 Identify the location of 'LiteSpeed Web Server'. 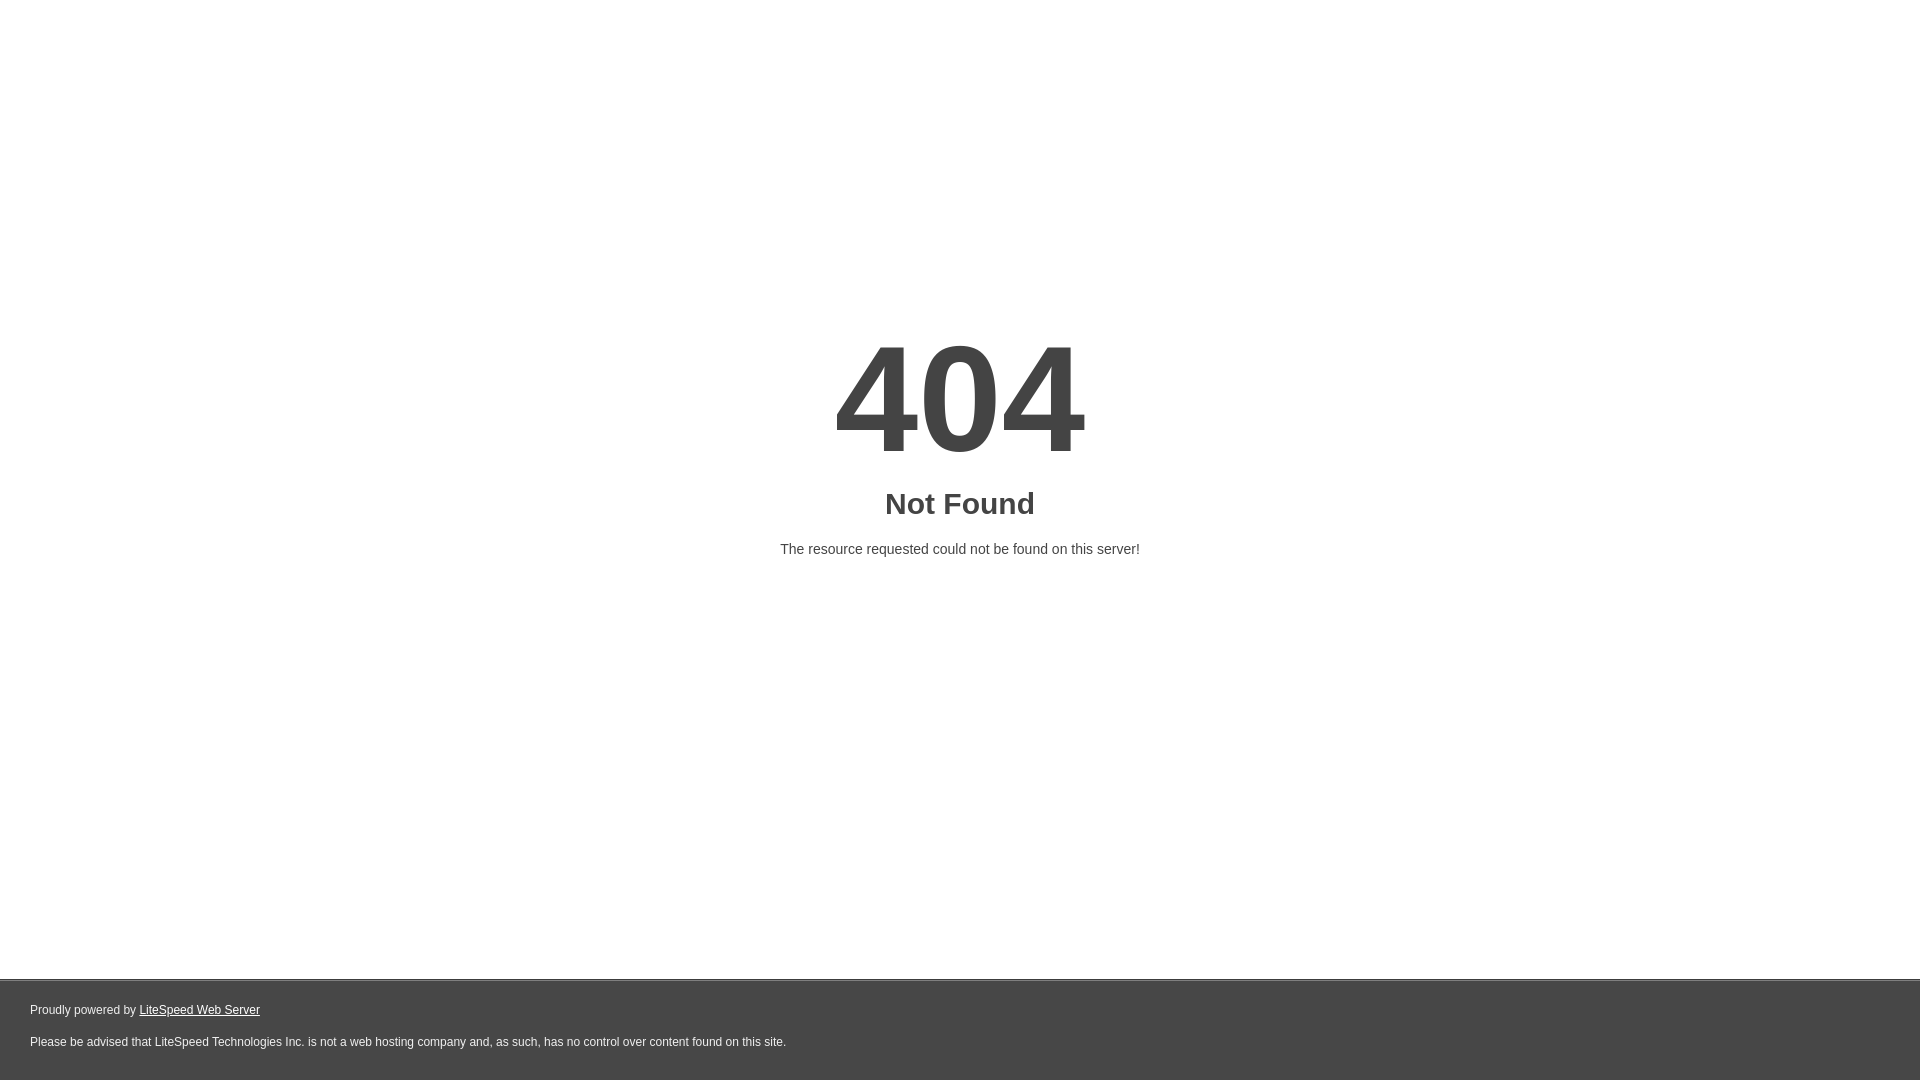
(199, 1010).